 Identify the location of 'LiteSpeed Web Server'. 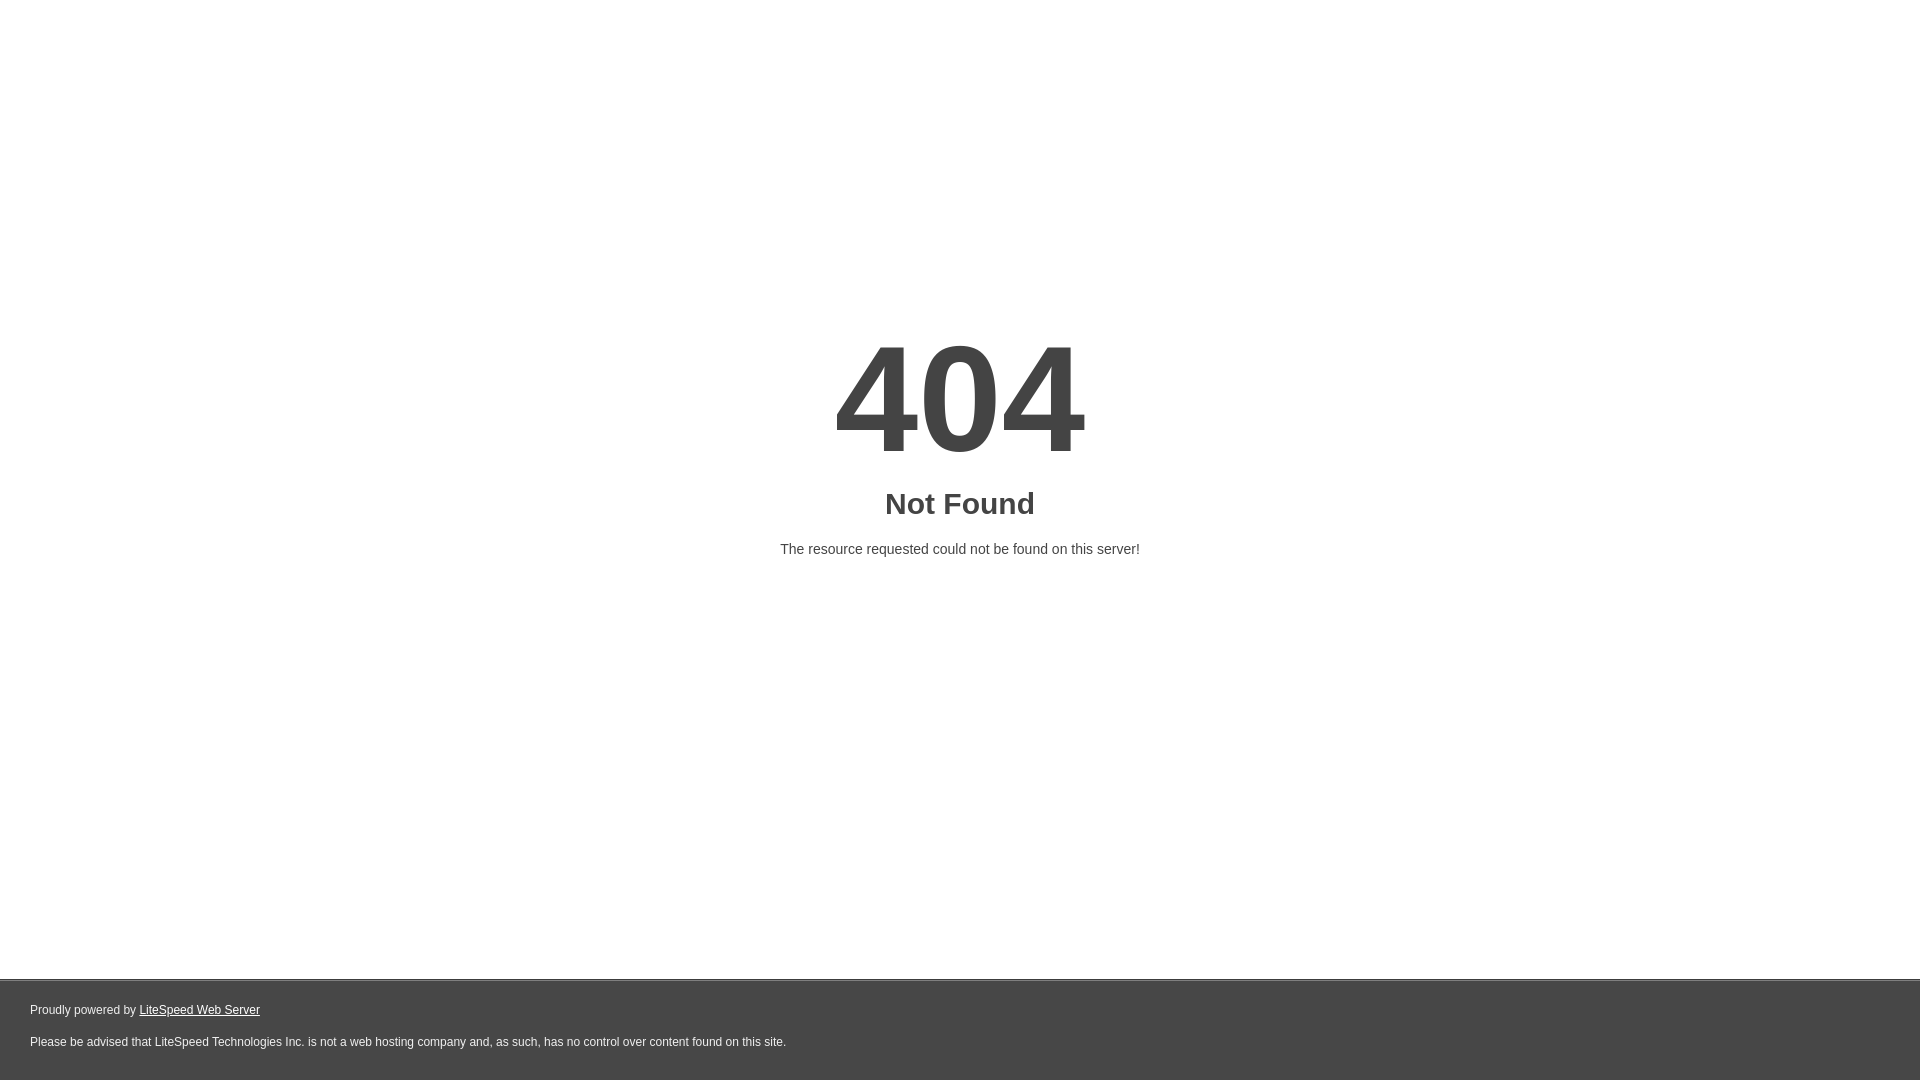
(199, 1010).